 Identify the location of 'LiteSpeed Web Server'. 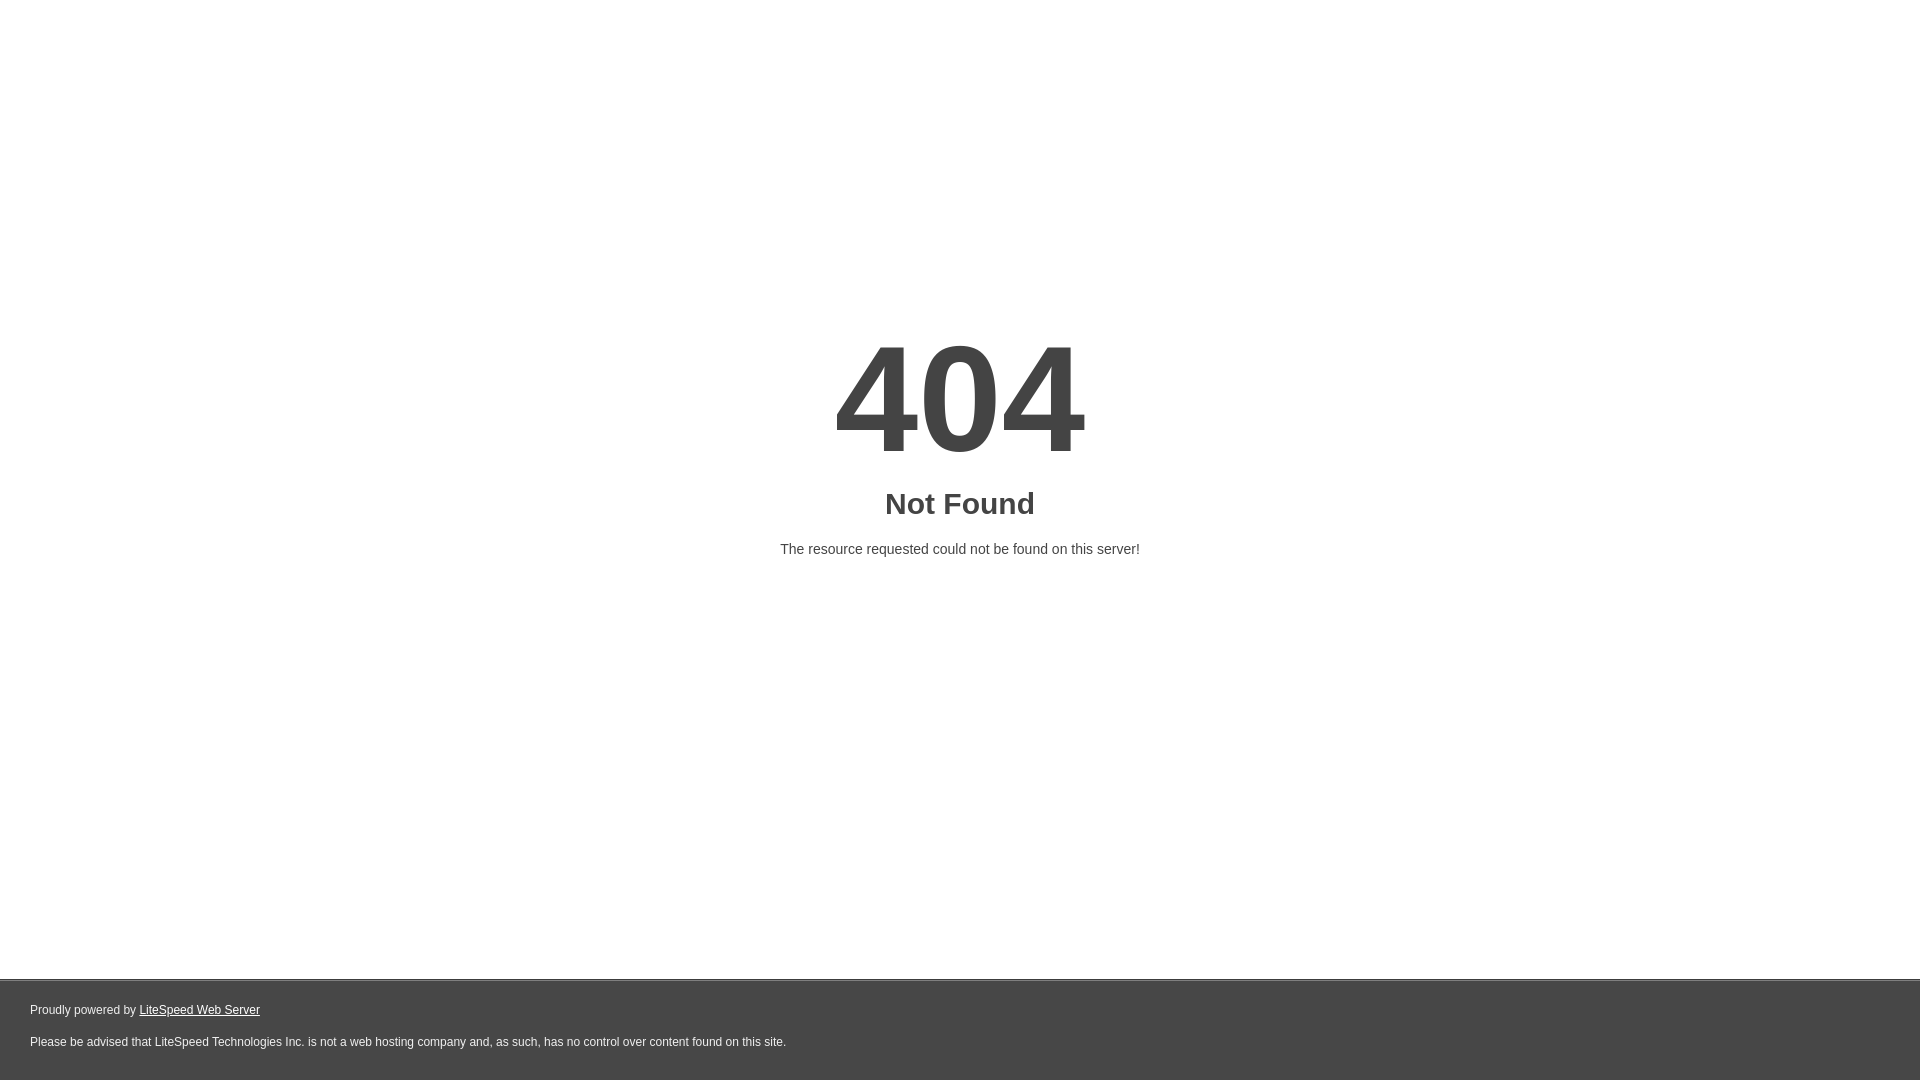
(199, 1010).